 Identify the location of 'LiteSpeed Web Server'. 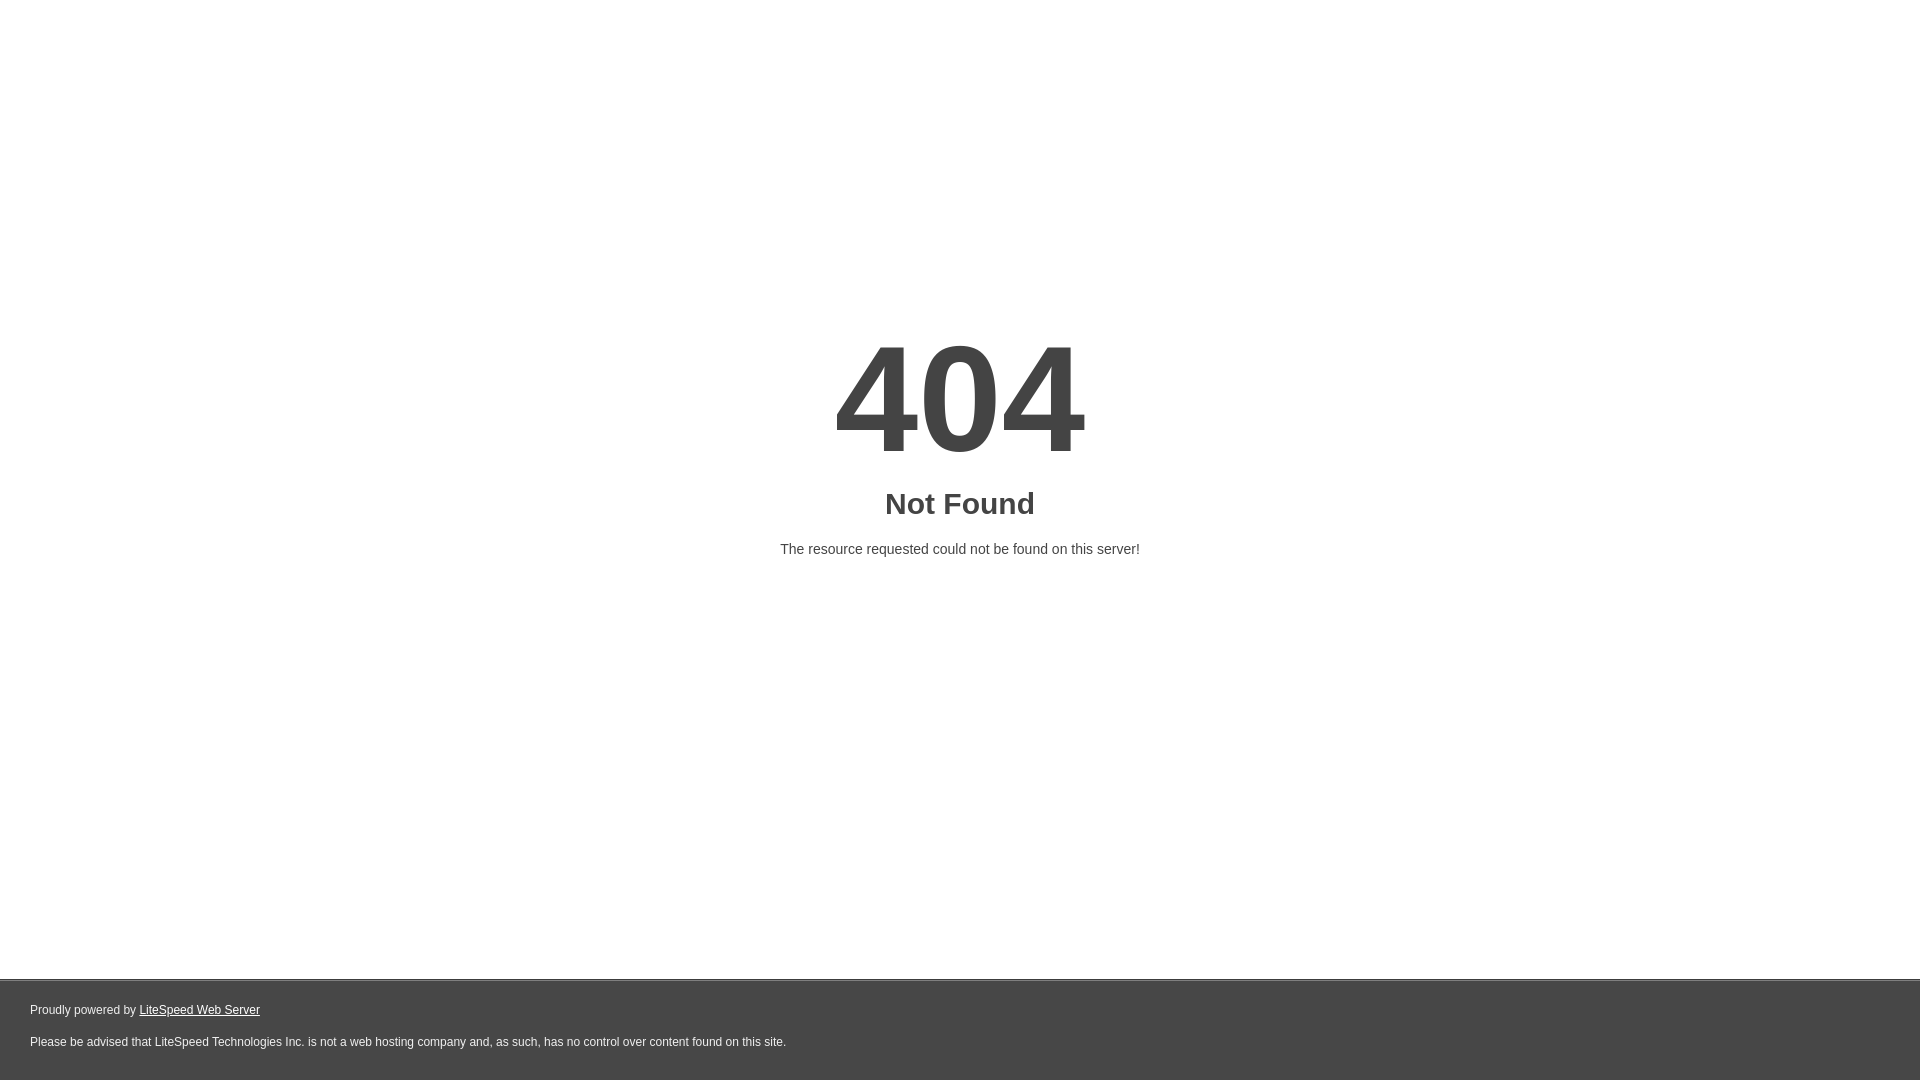
(199, 1010).